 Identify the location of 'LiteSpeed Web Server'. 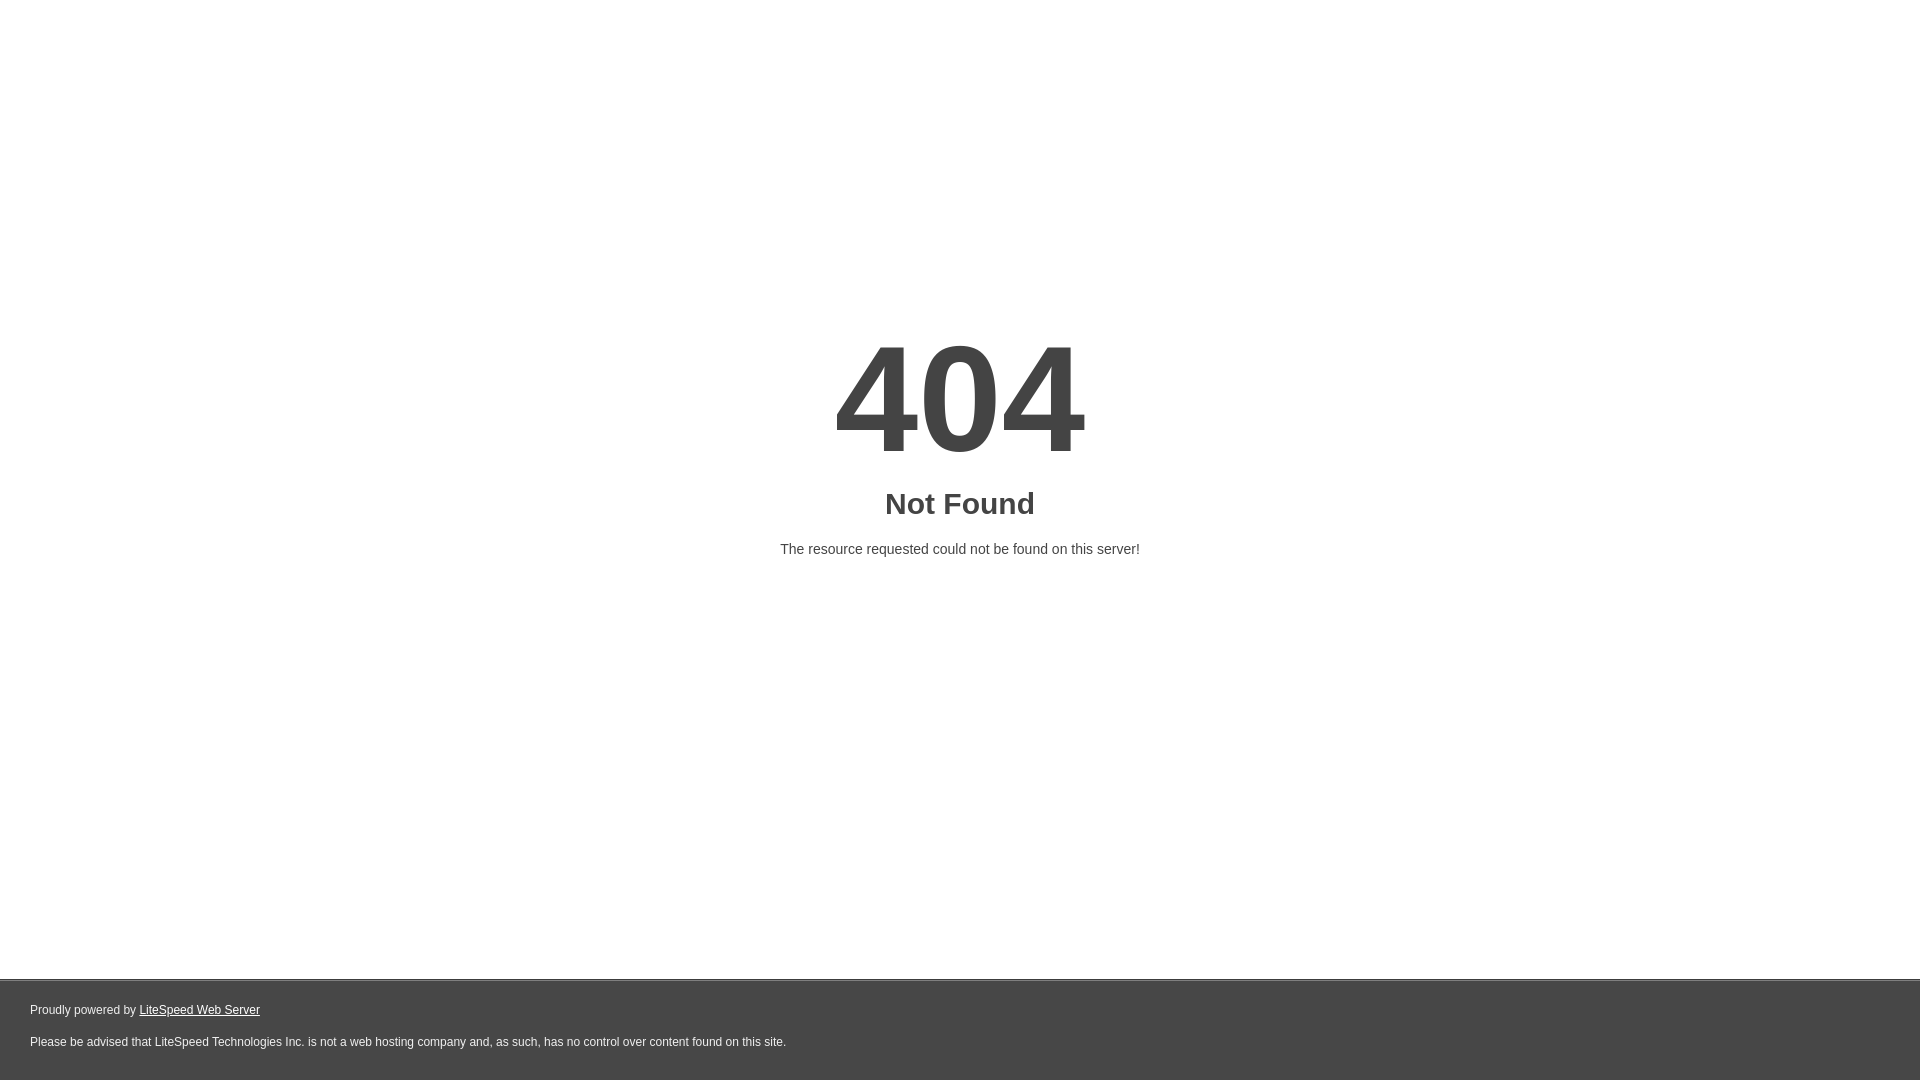
(199, 1010).